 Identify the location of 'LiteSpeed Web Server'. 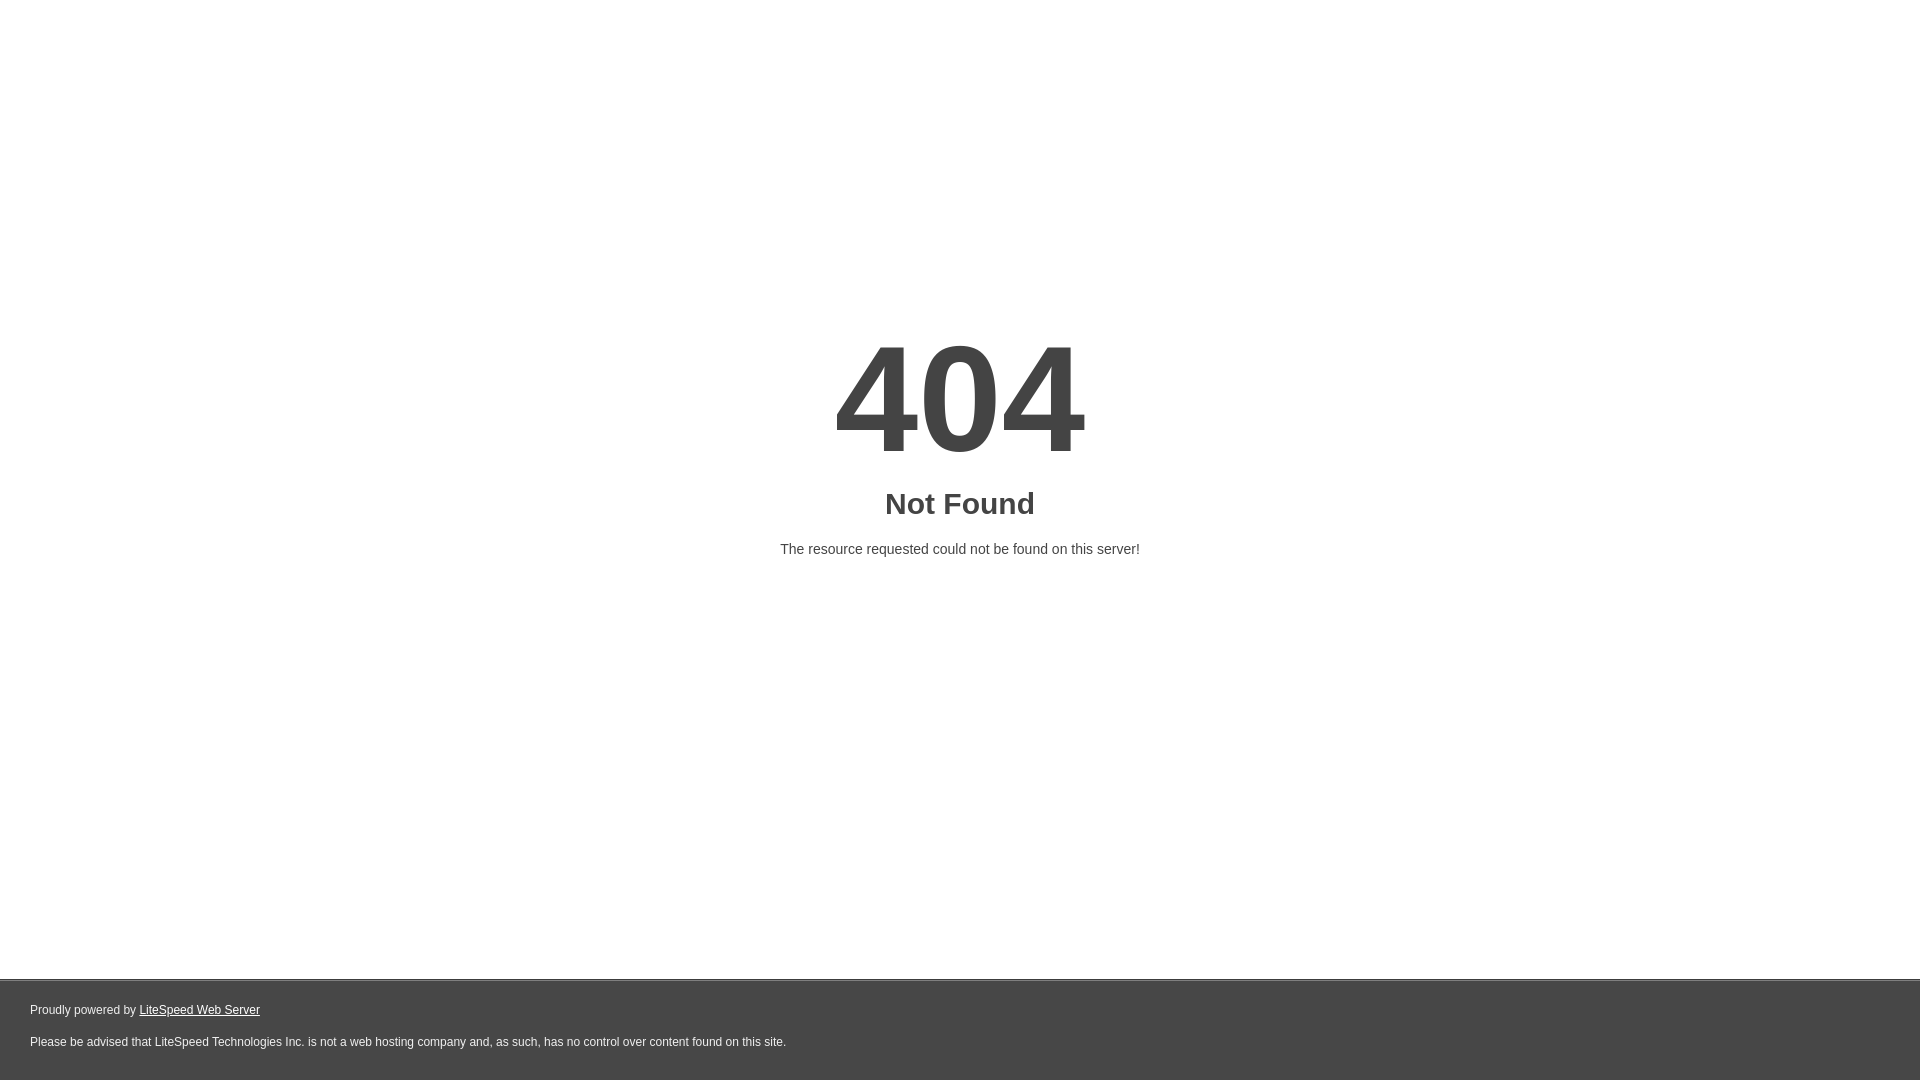
(199, 1010).